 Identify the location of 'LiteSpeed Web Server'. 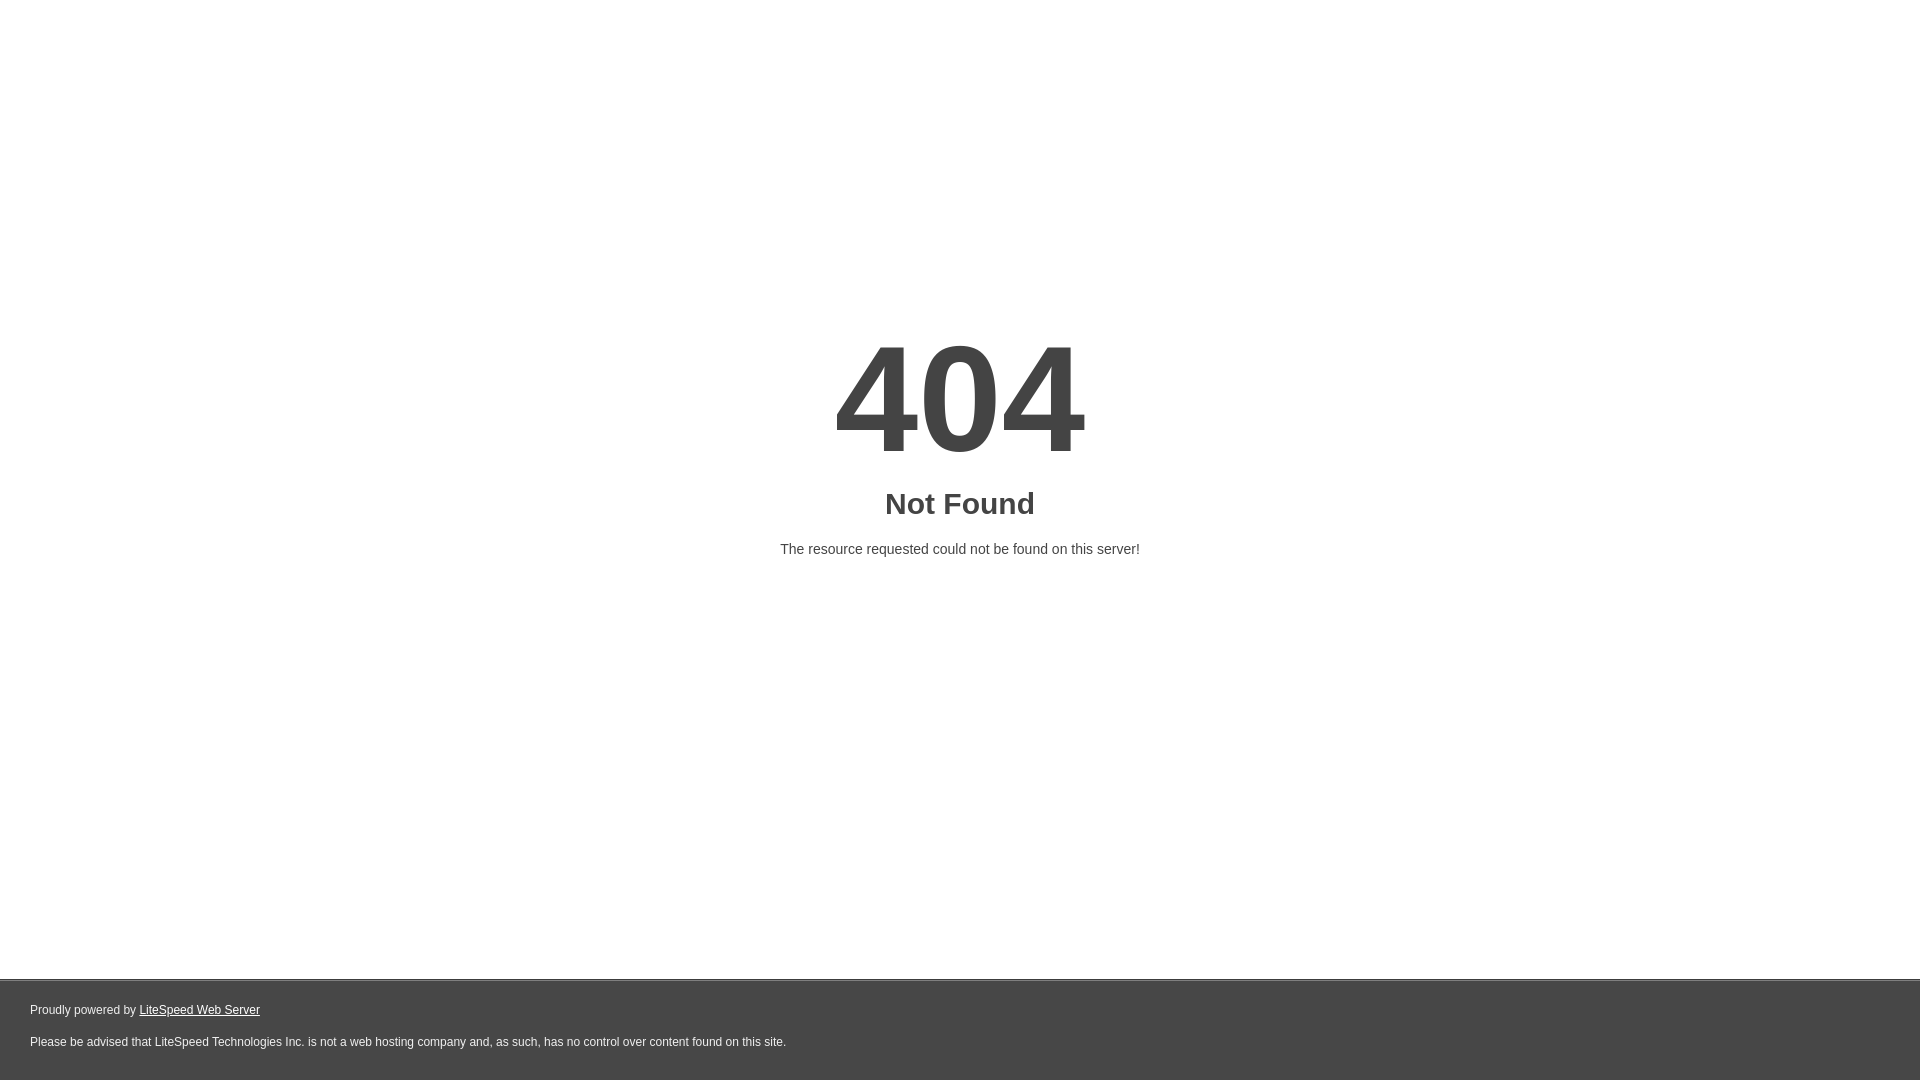
(199, 1010).